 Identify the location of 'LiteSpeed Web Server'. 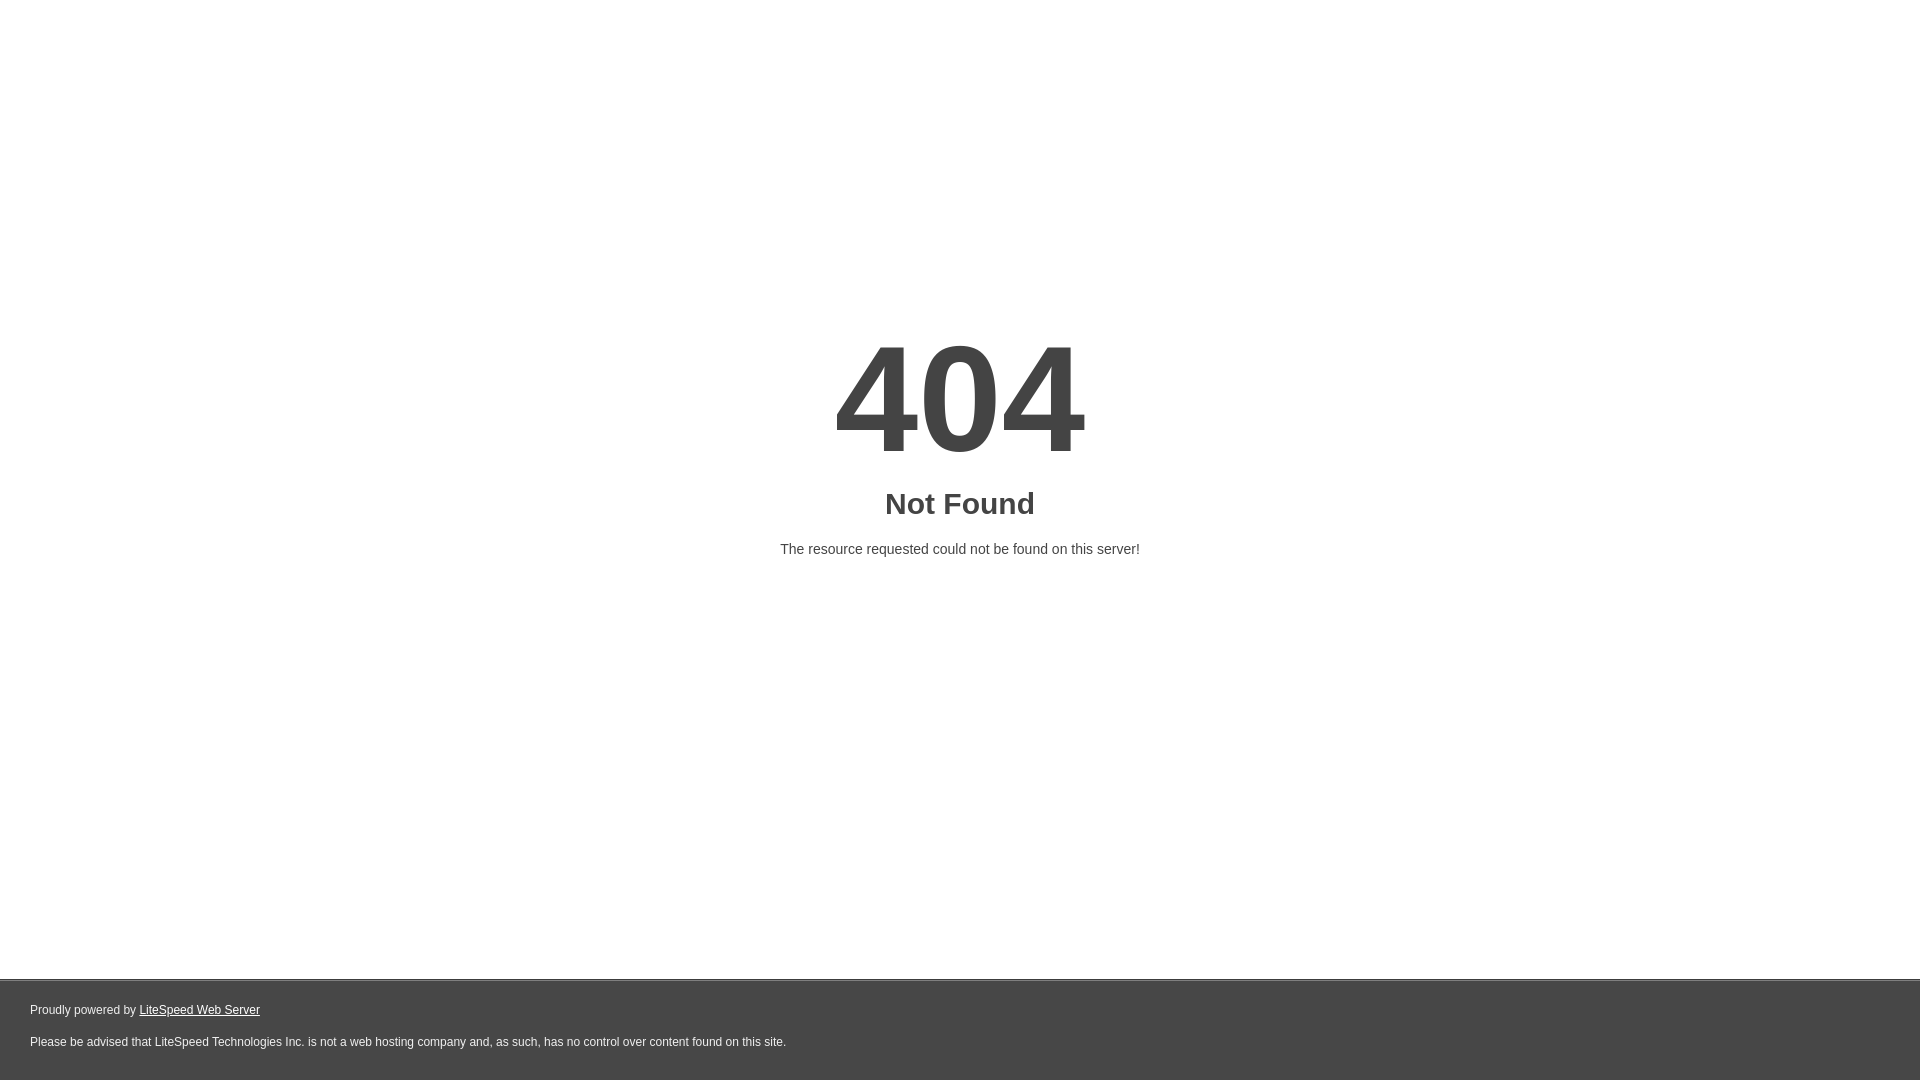
(199, 1010).